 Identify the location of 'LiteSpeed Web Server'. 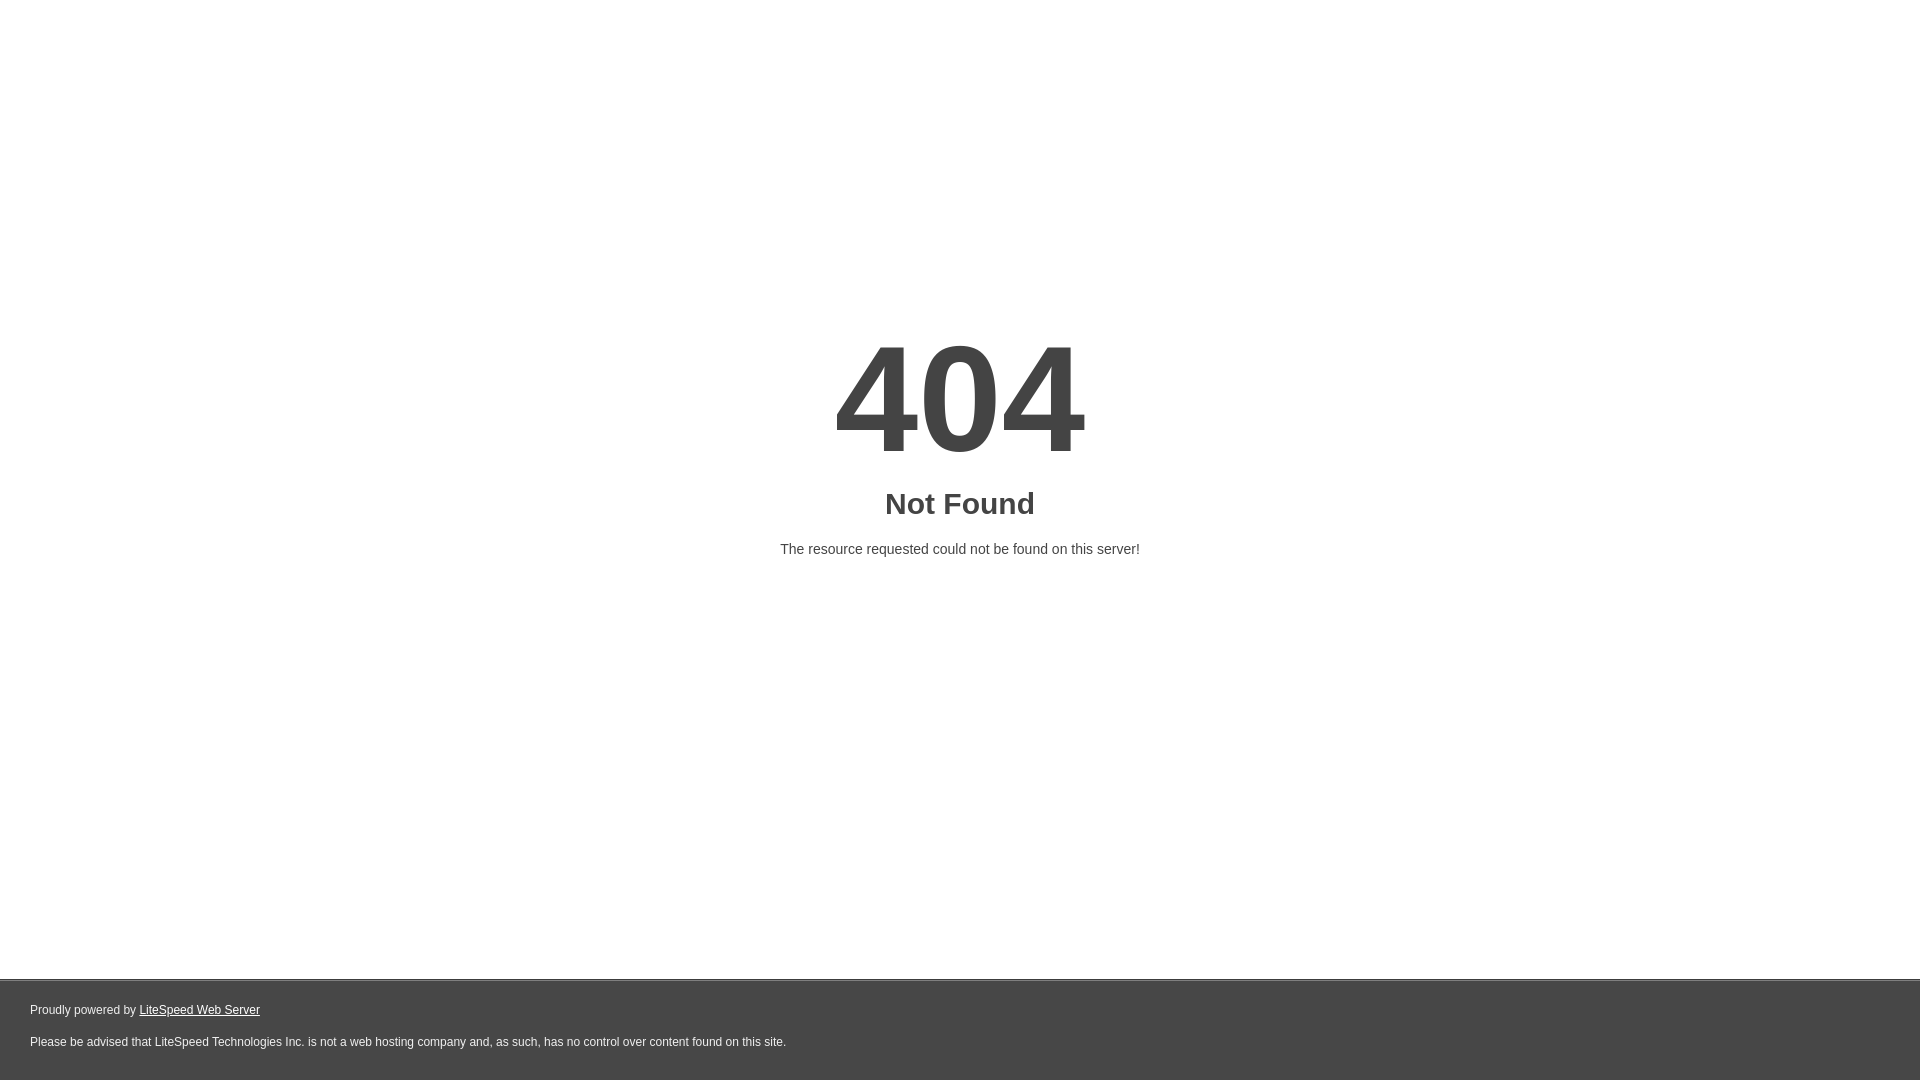
(199, 1010).